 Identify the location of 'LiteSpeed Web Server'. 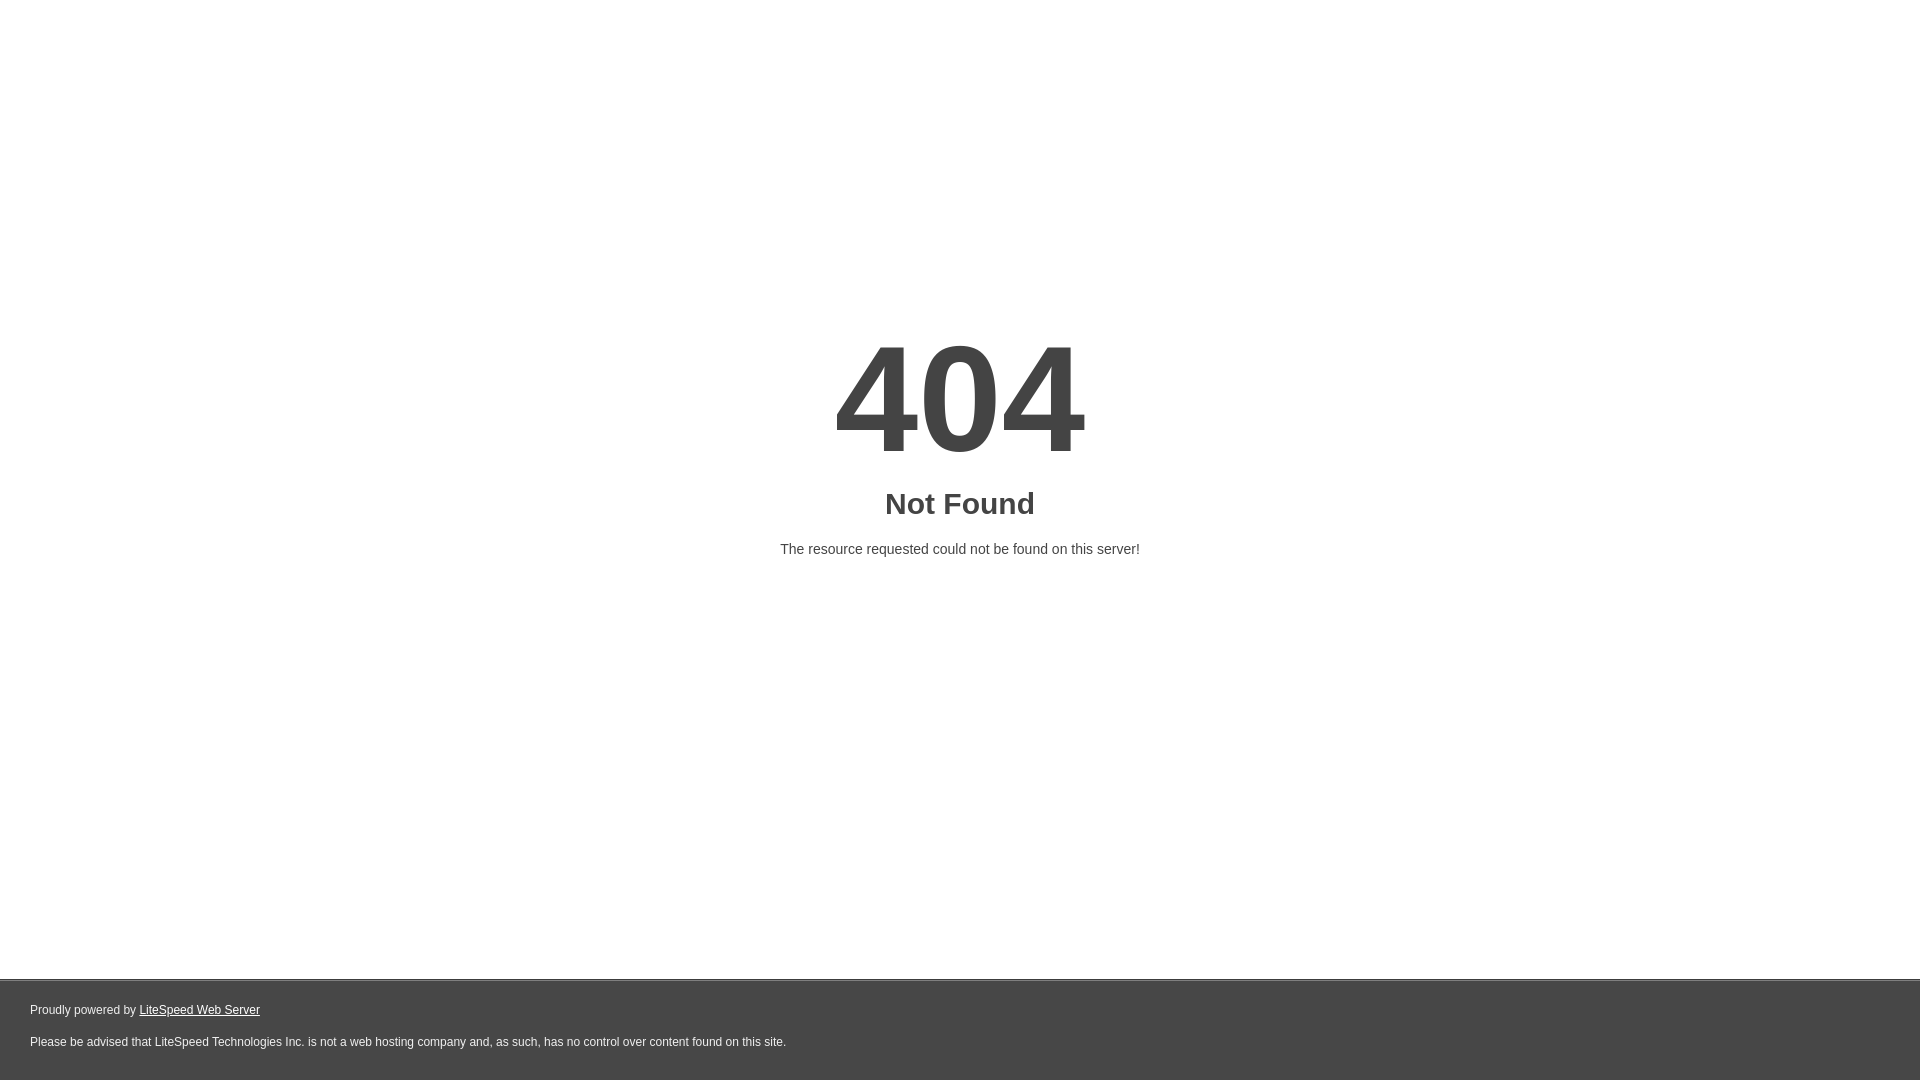
(199, 1010).